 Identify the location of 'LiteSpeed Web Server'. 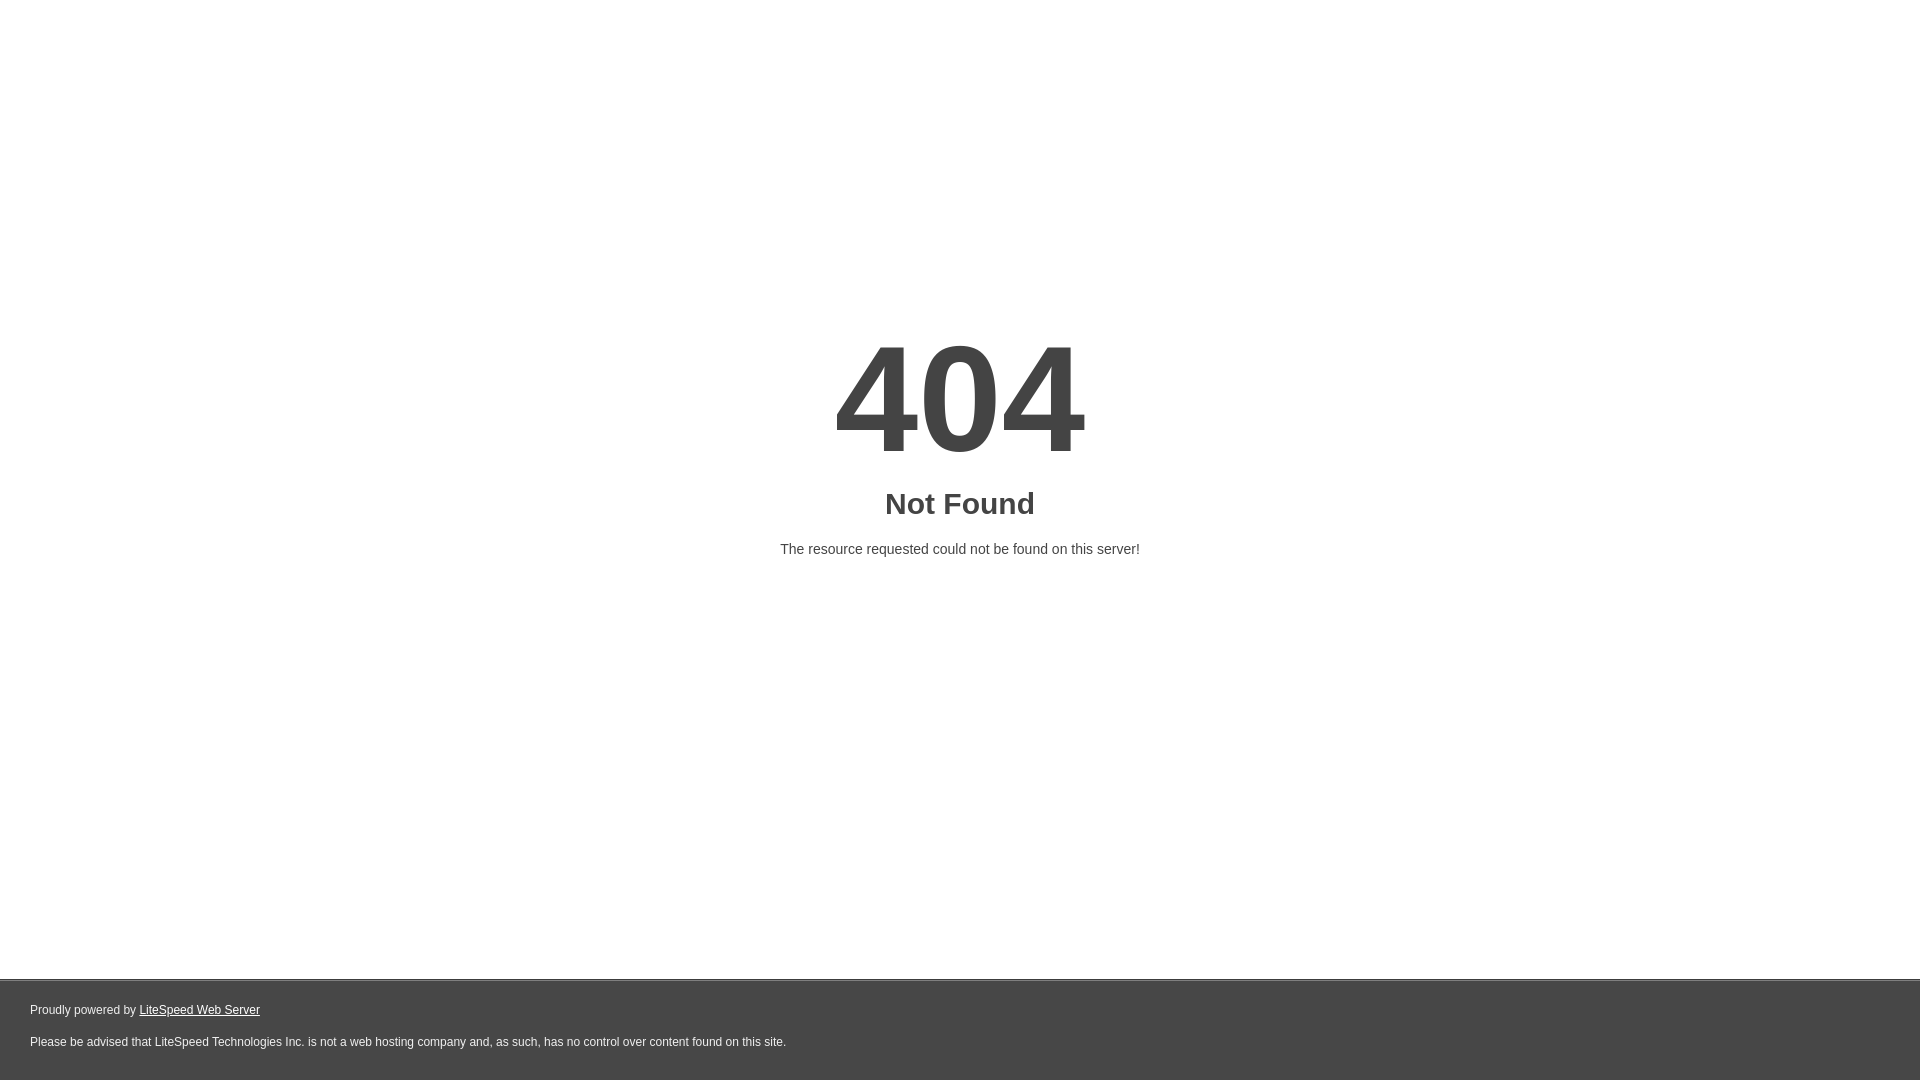
(199, 1010).